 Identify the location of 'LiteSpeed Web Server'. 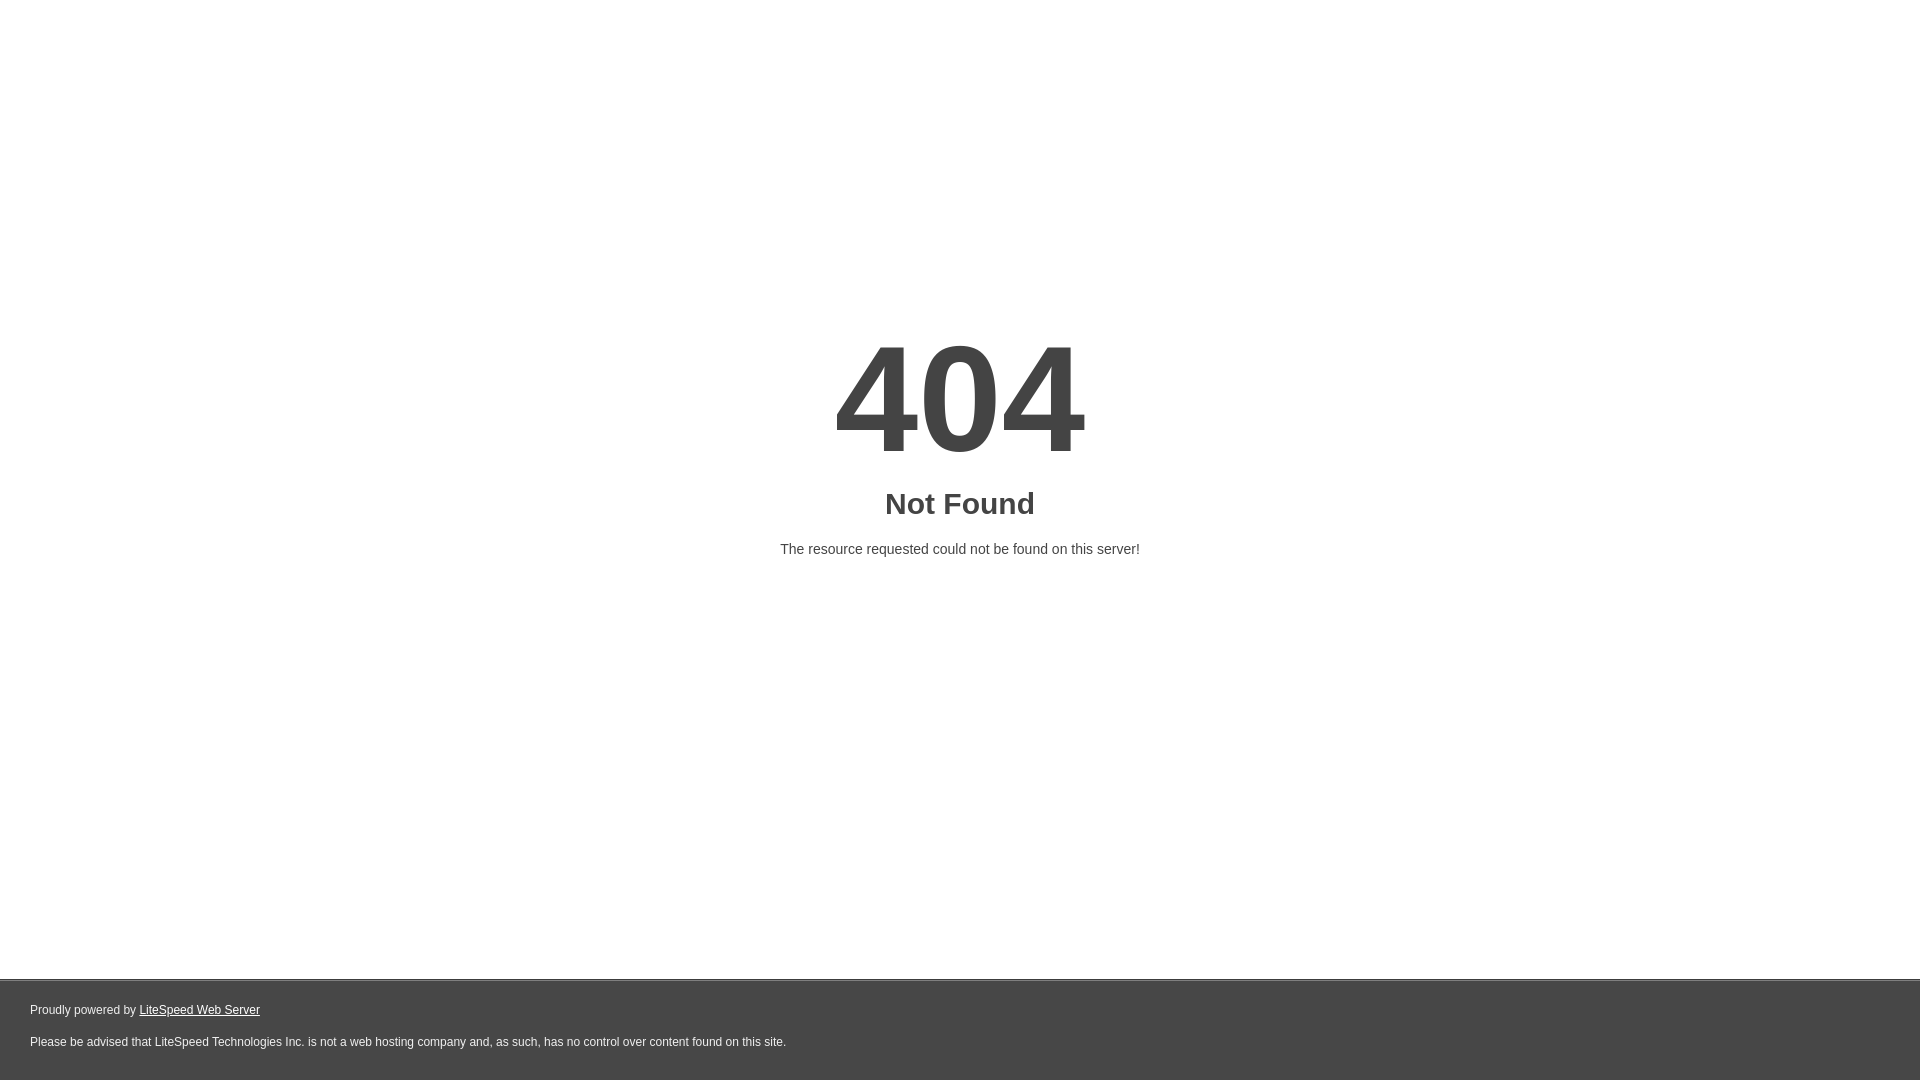
(199, 1010).